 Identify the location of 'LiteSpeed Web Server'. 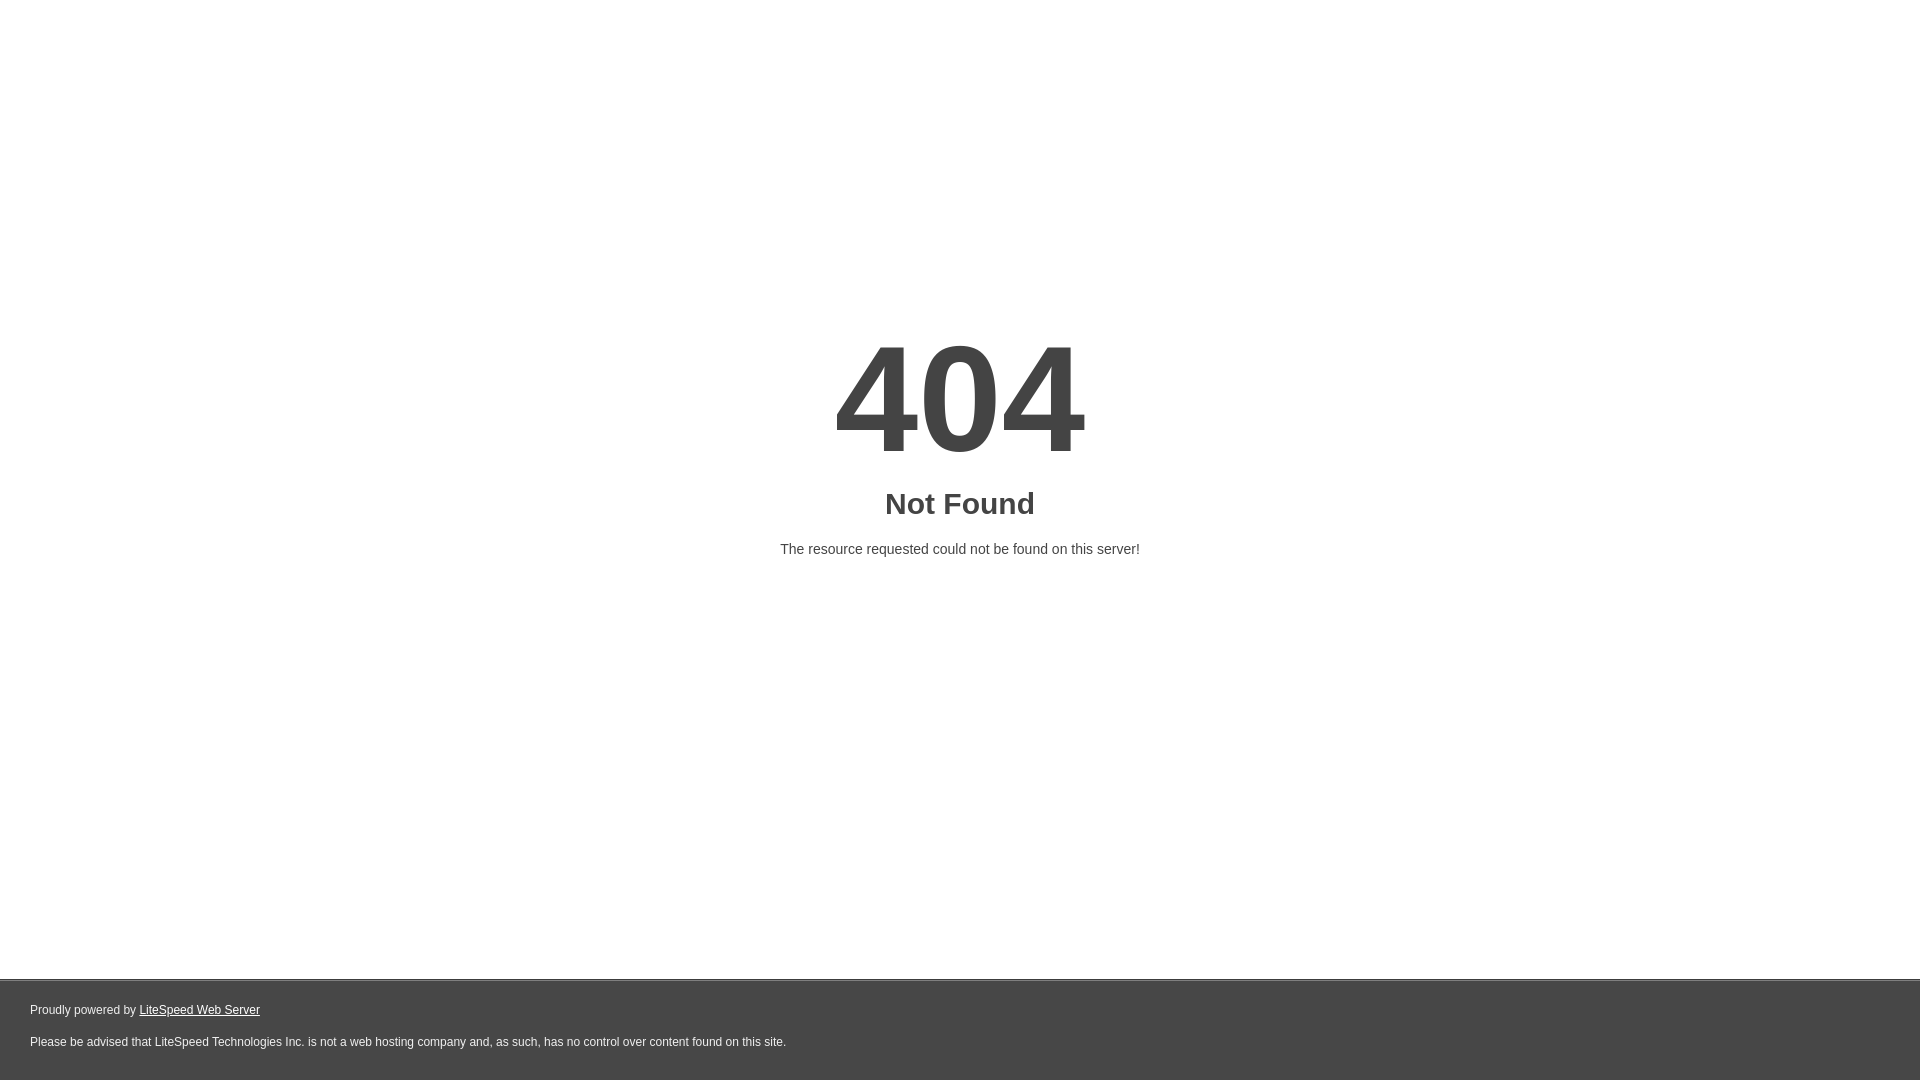
(199, 1010).